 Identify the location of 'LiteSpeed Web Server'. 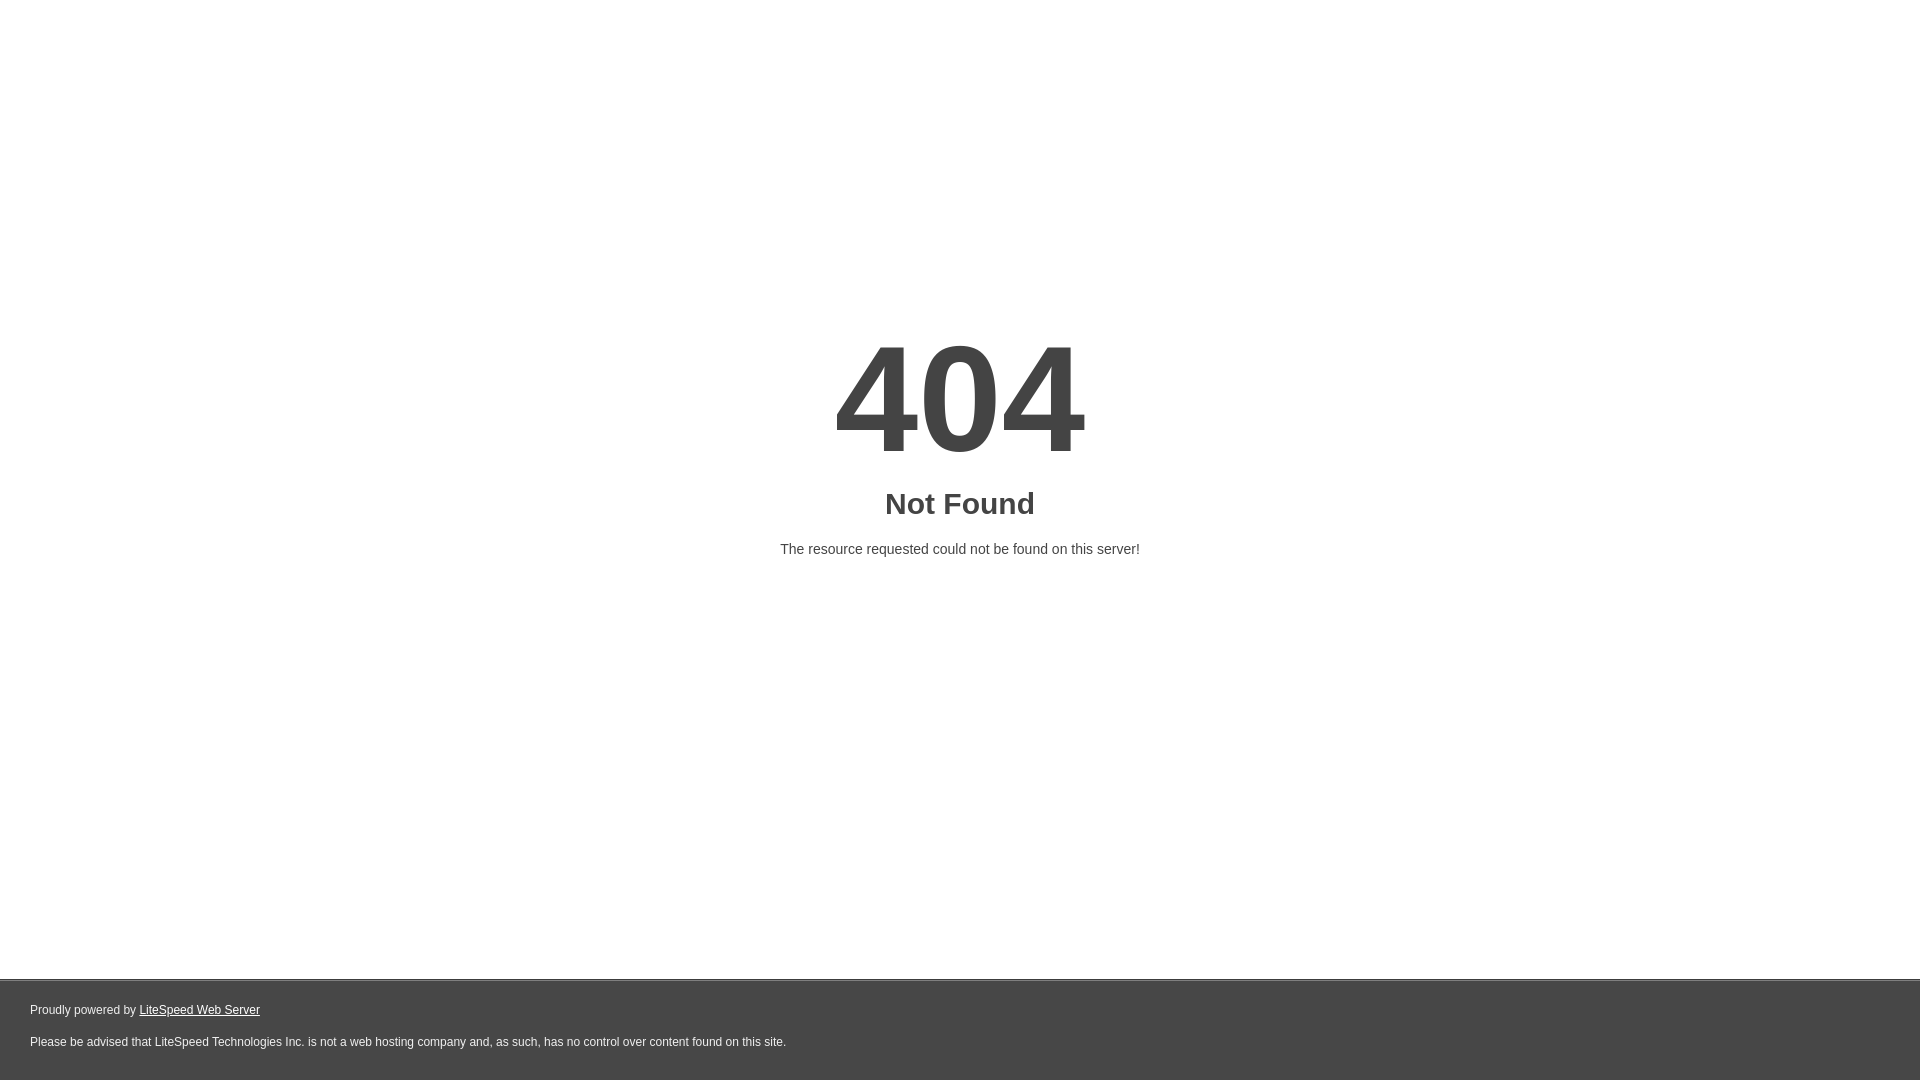
(199, 1010).